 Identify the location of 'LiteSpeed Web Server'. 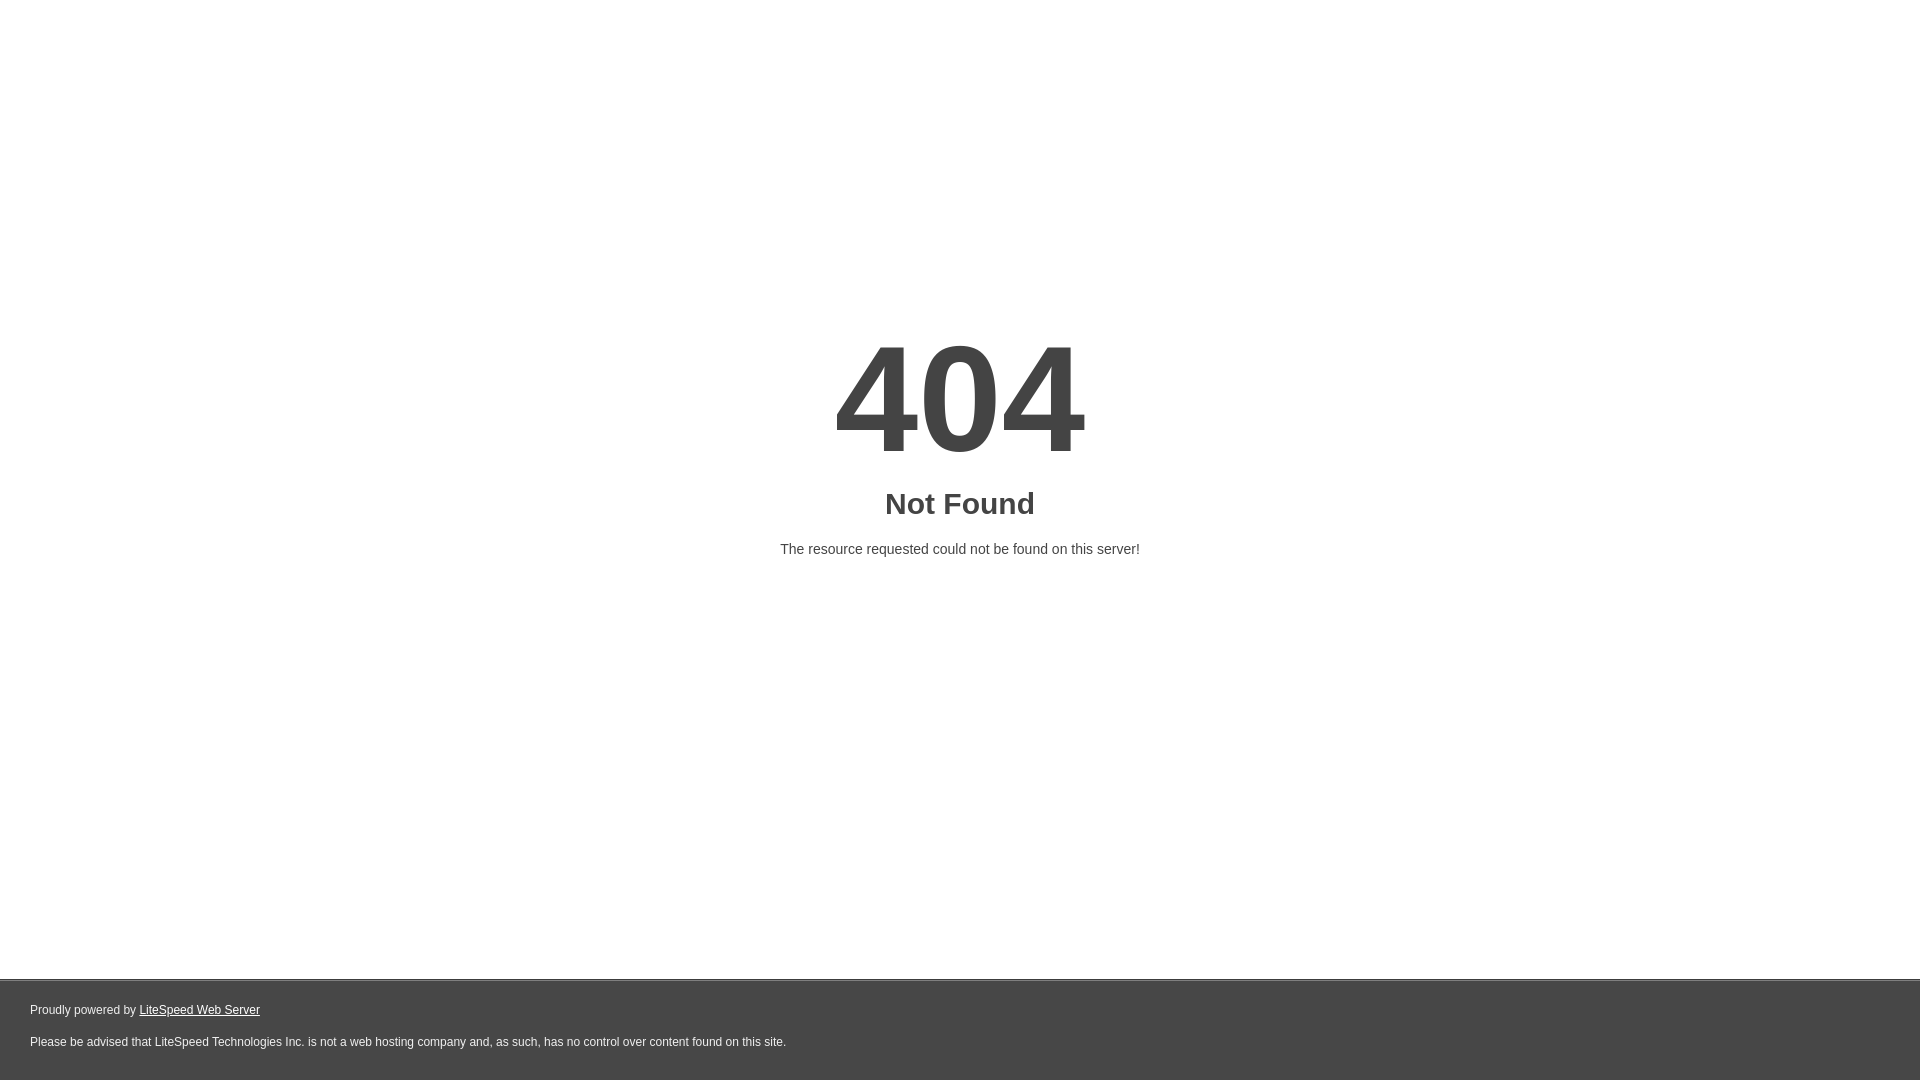
(199, 1010).